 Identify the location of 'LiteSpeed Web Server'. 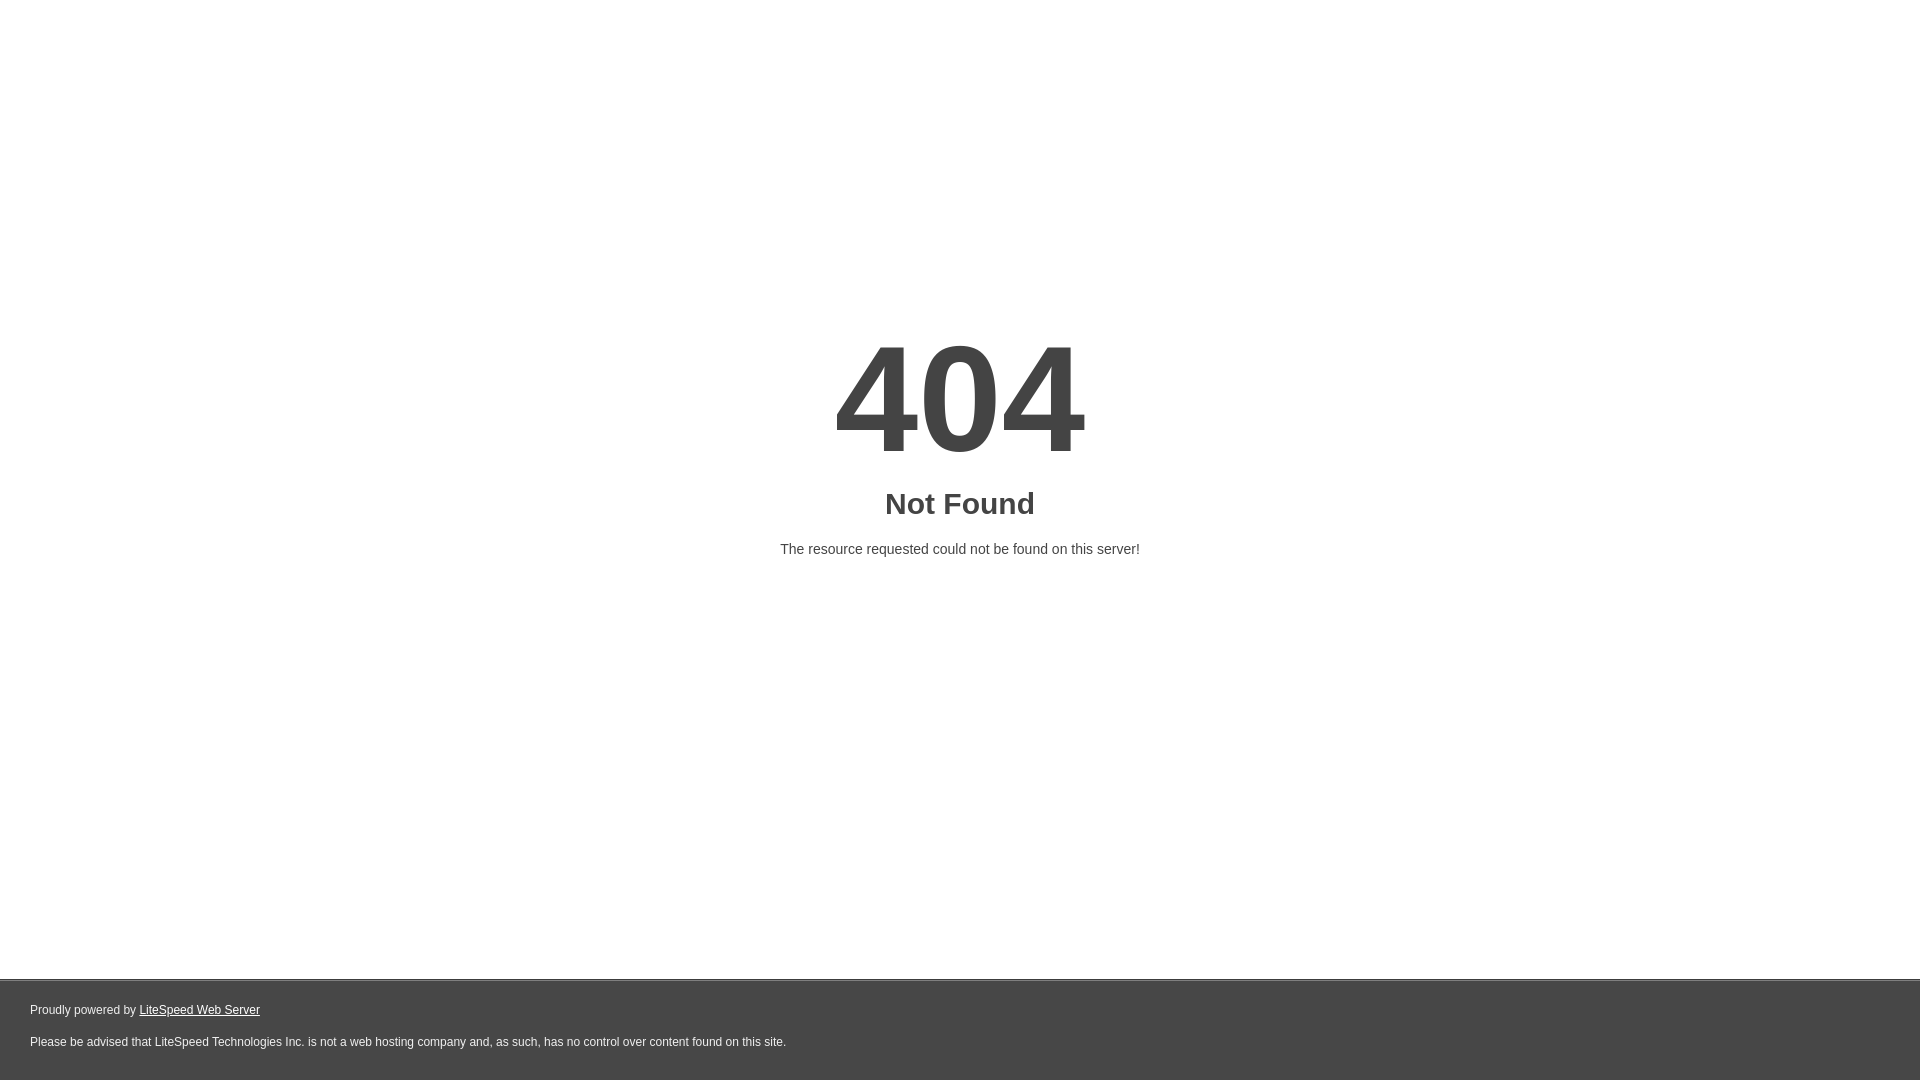
(199, 1010).